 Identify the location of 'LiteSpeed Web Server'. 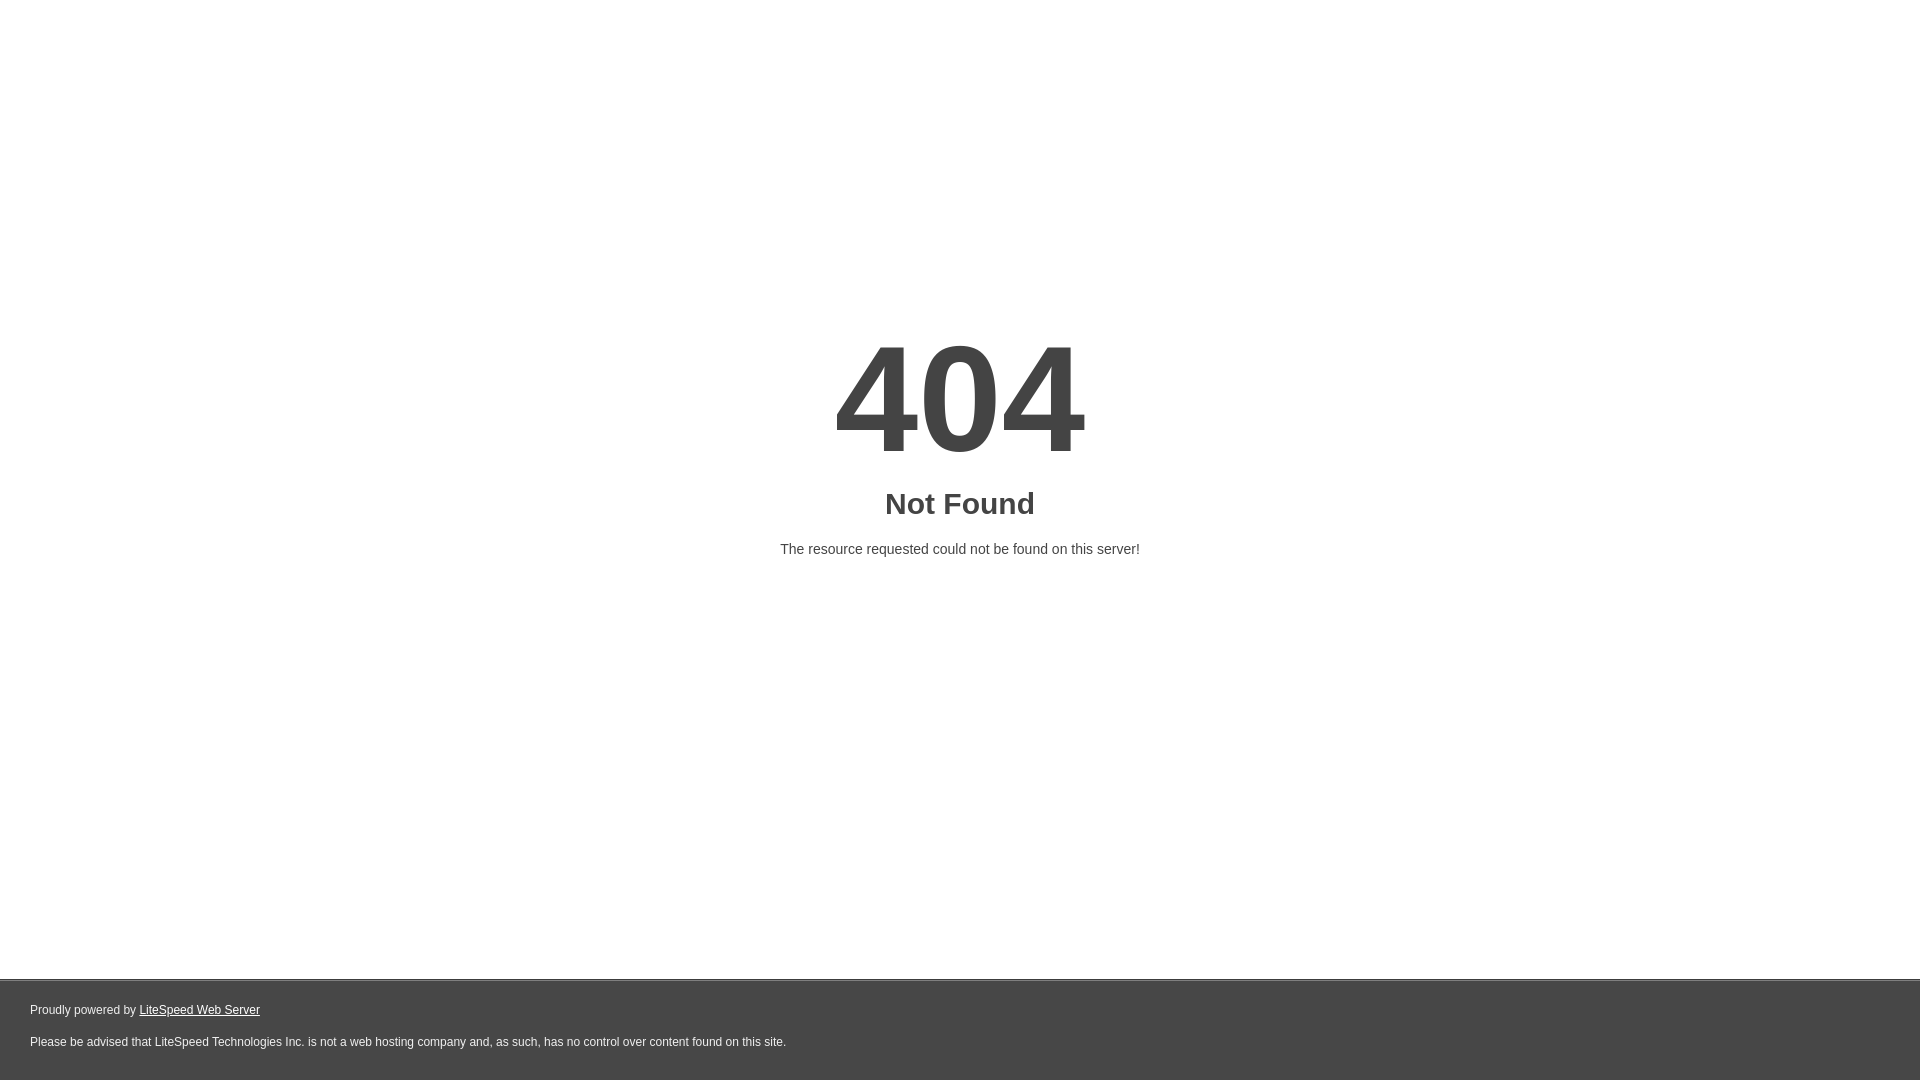
(199, 1010).